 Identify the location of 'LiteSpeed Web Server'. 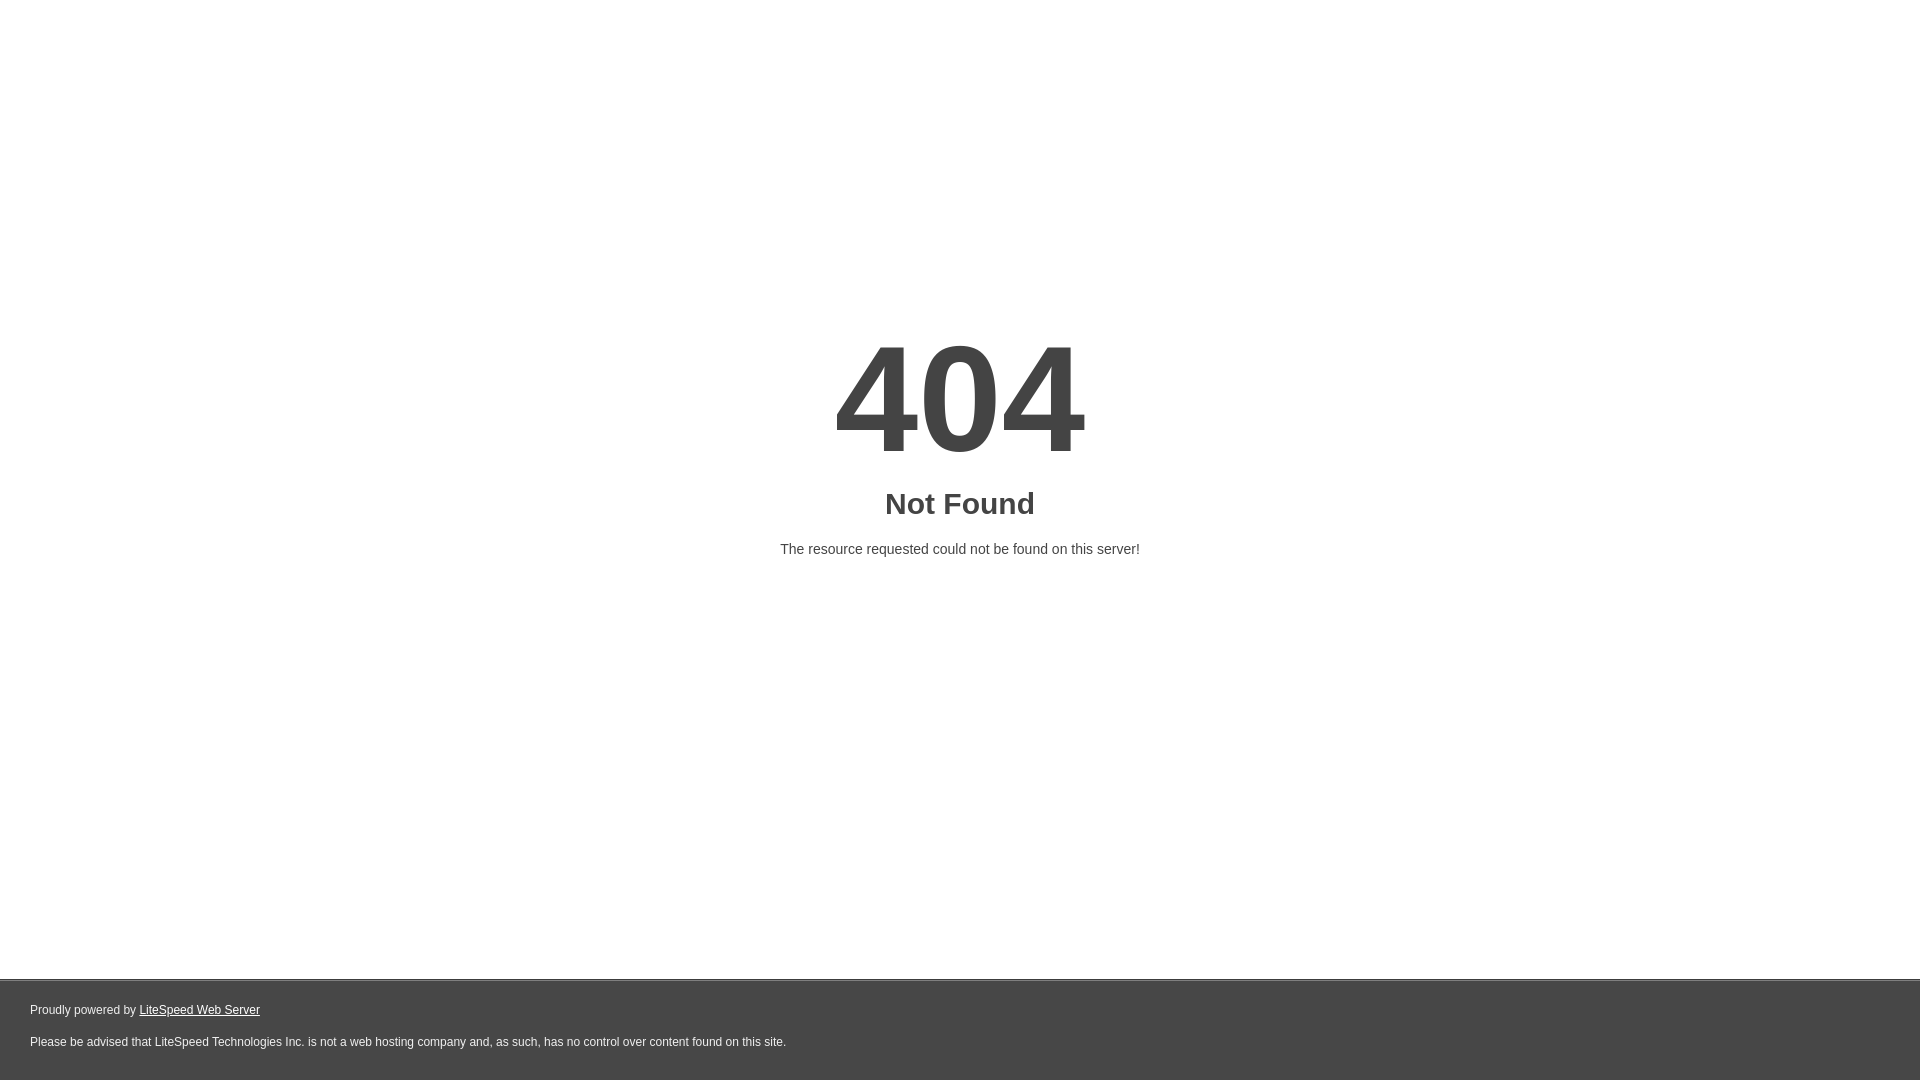
(199, 1010).